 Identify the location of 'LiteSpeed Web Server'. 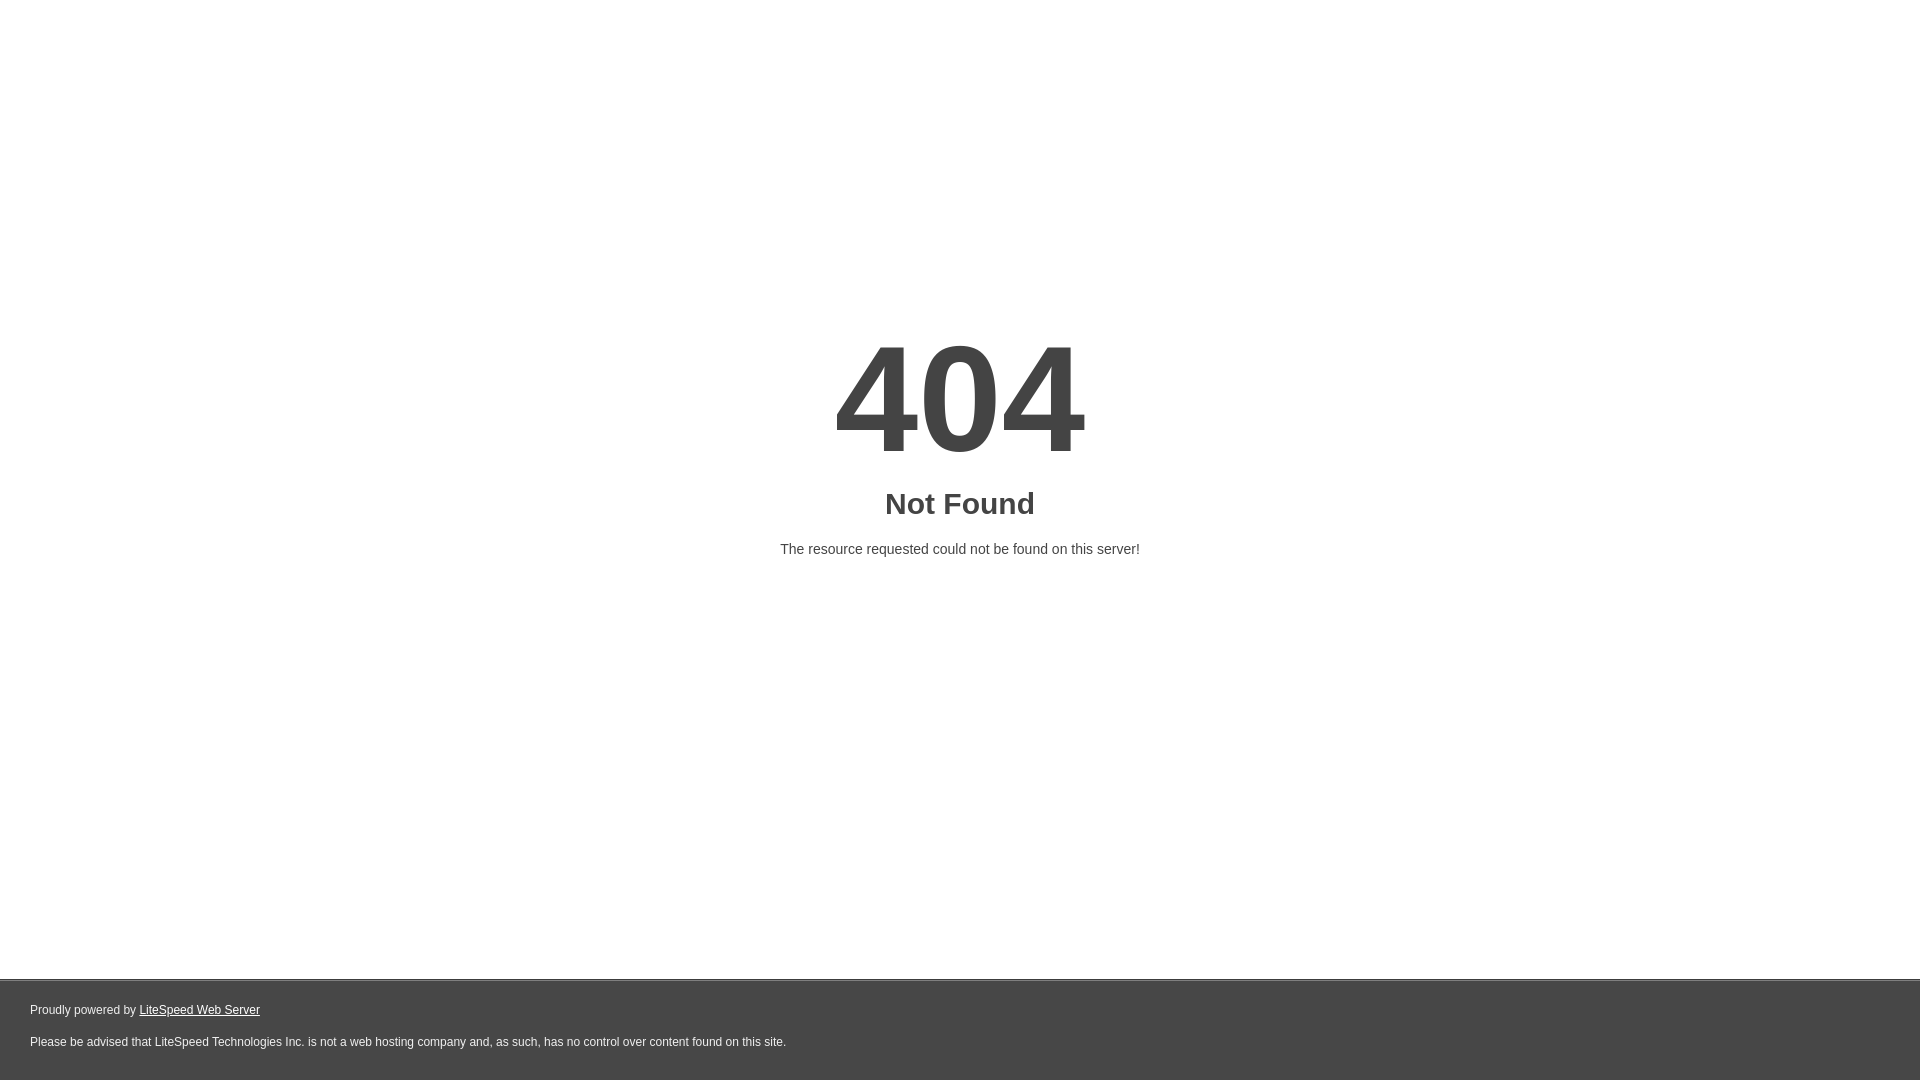
(199, 1010).